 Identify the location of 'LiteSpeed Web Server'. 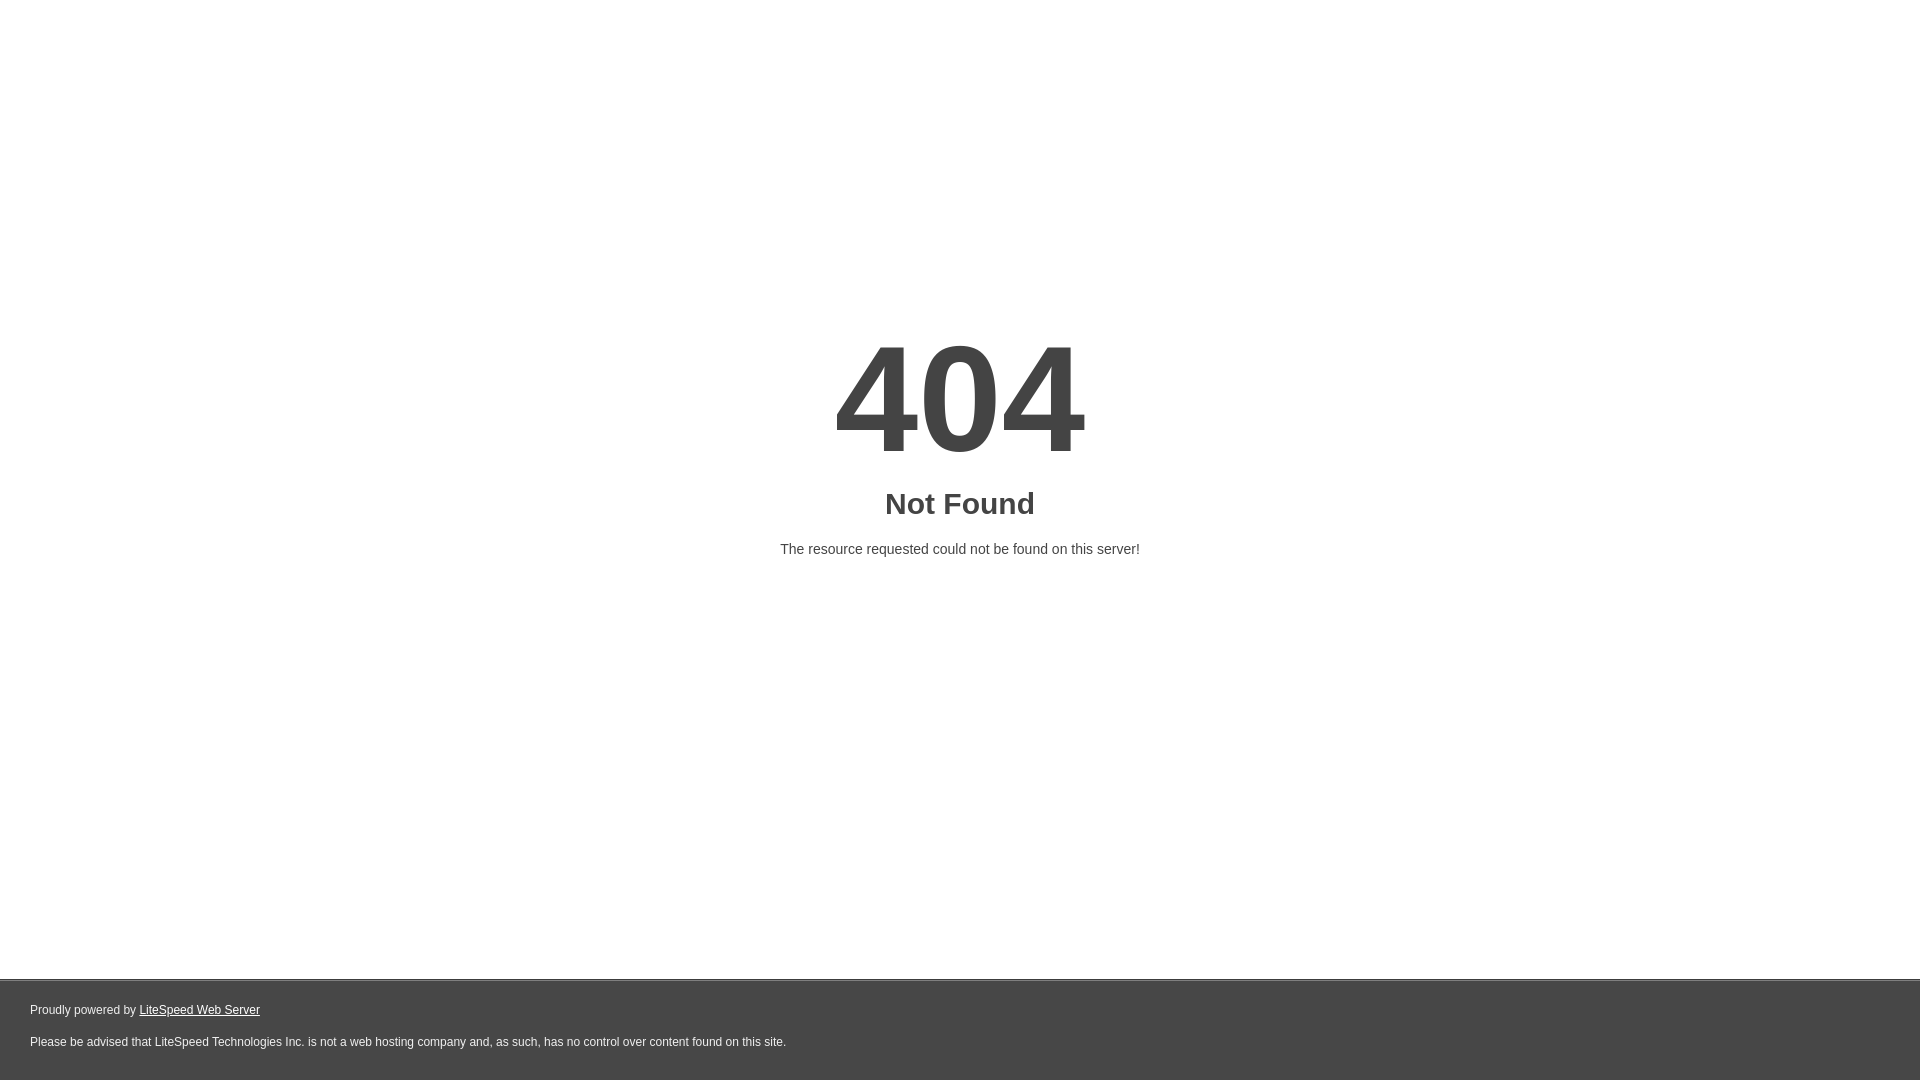
(199, 1010).